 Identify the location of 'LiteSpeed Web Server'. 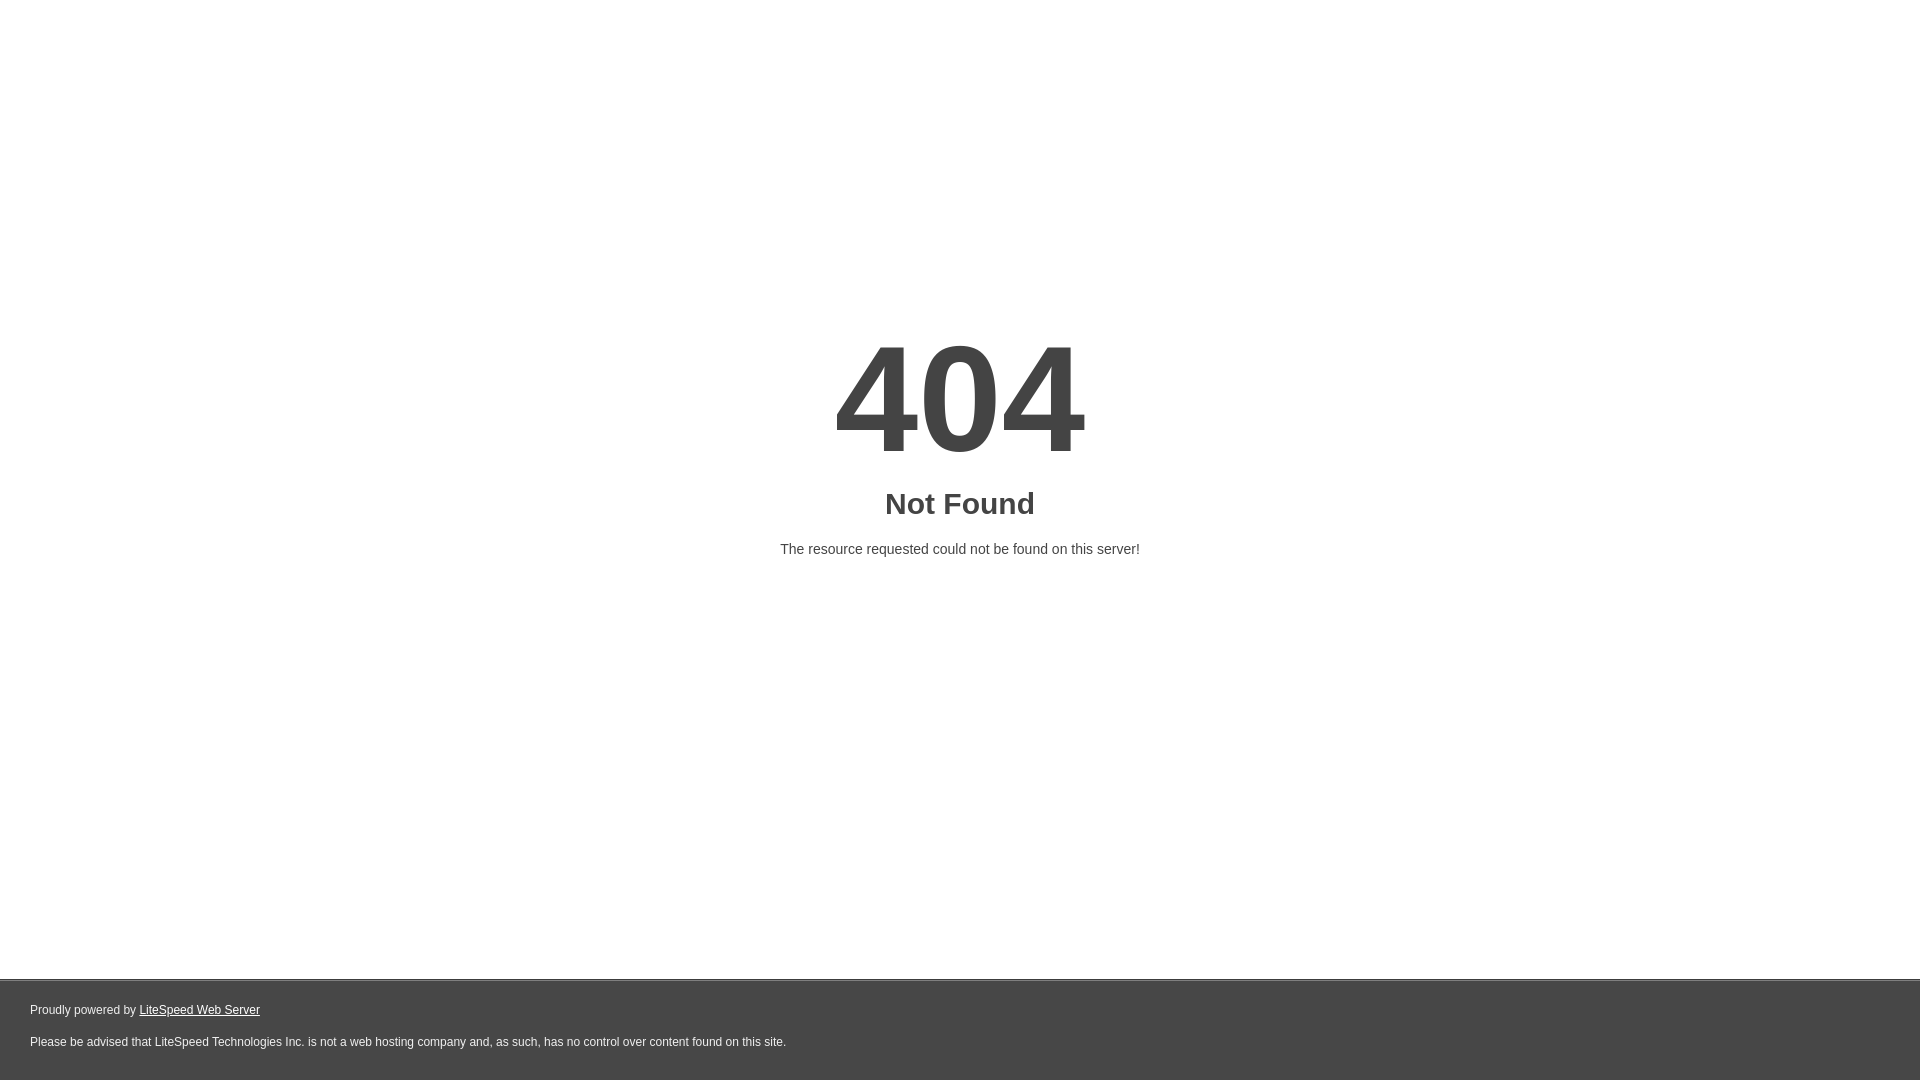
(199, 1010).